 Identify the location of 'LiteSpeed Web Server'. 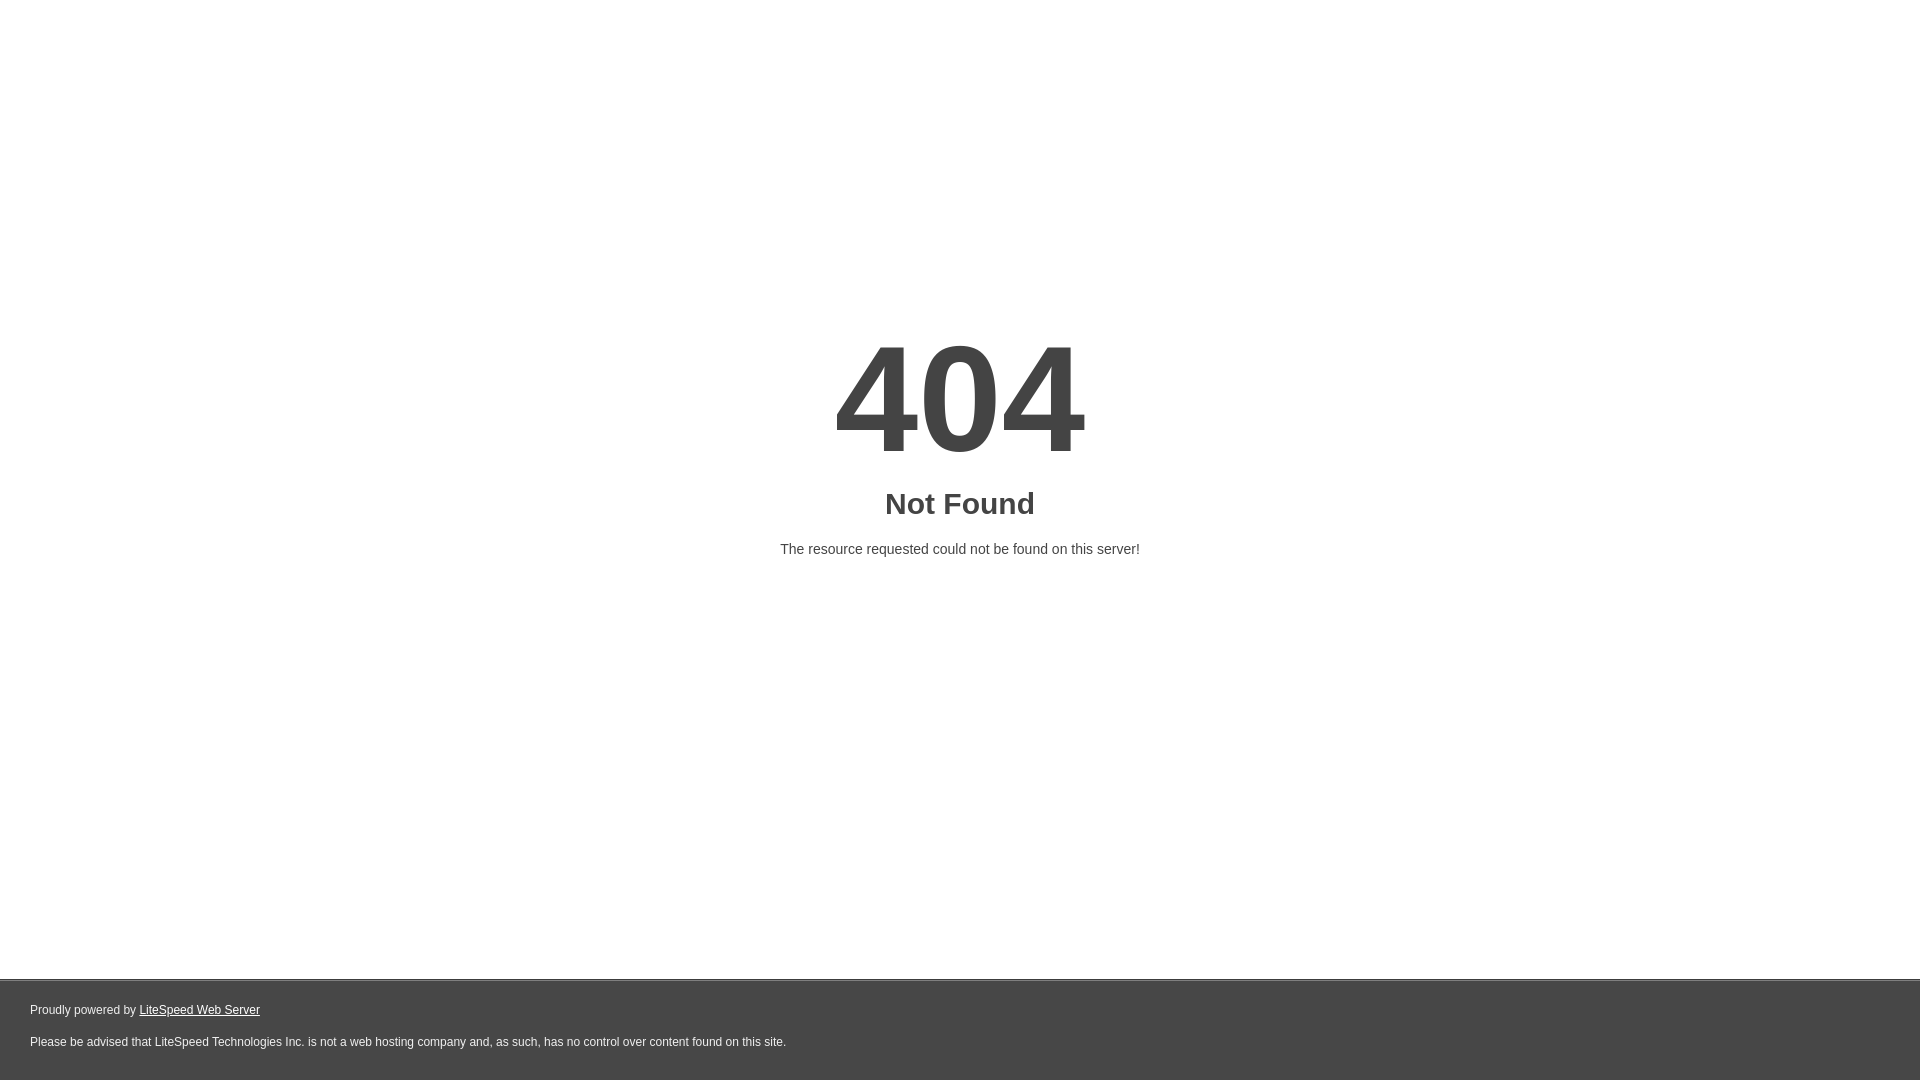
(199, 1010).